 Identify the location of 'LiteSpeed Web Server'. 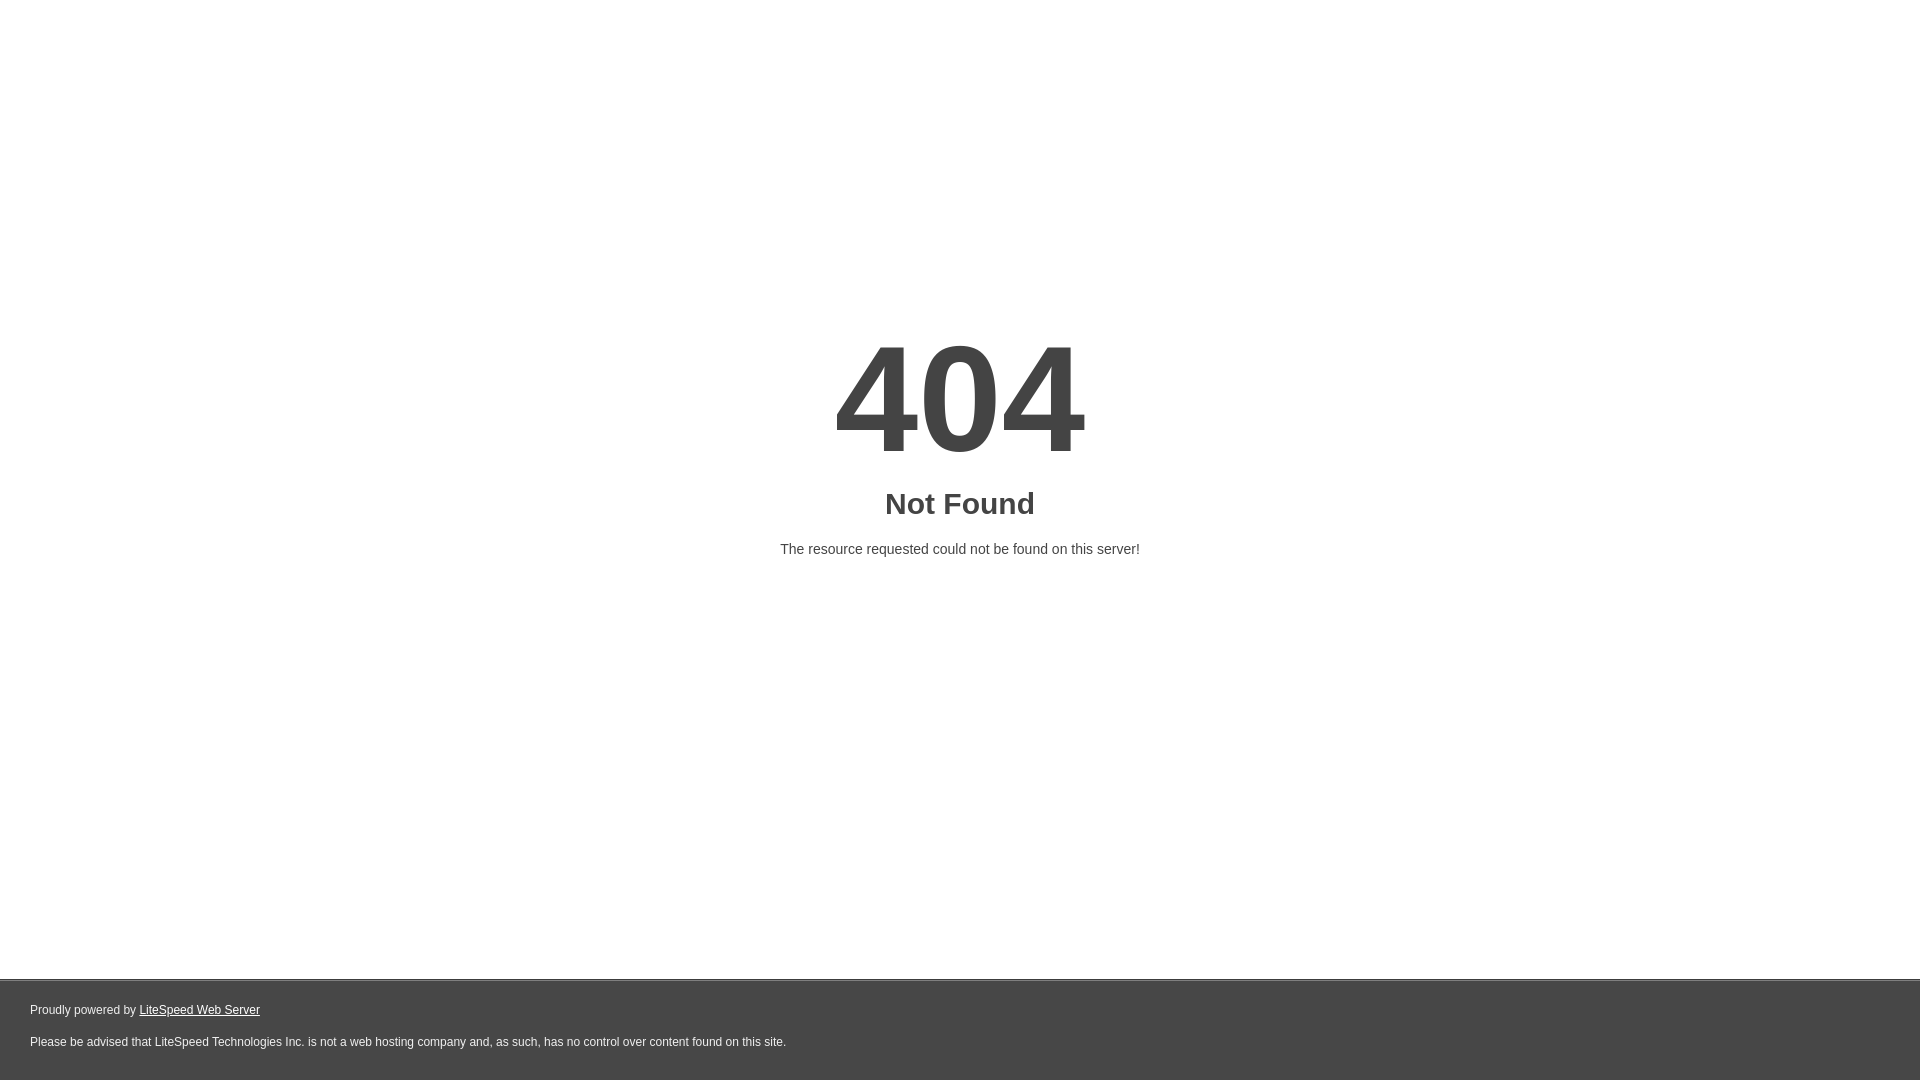
(199, 1010).